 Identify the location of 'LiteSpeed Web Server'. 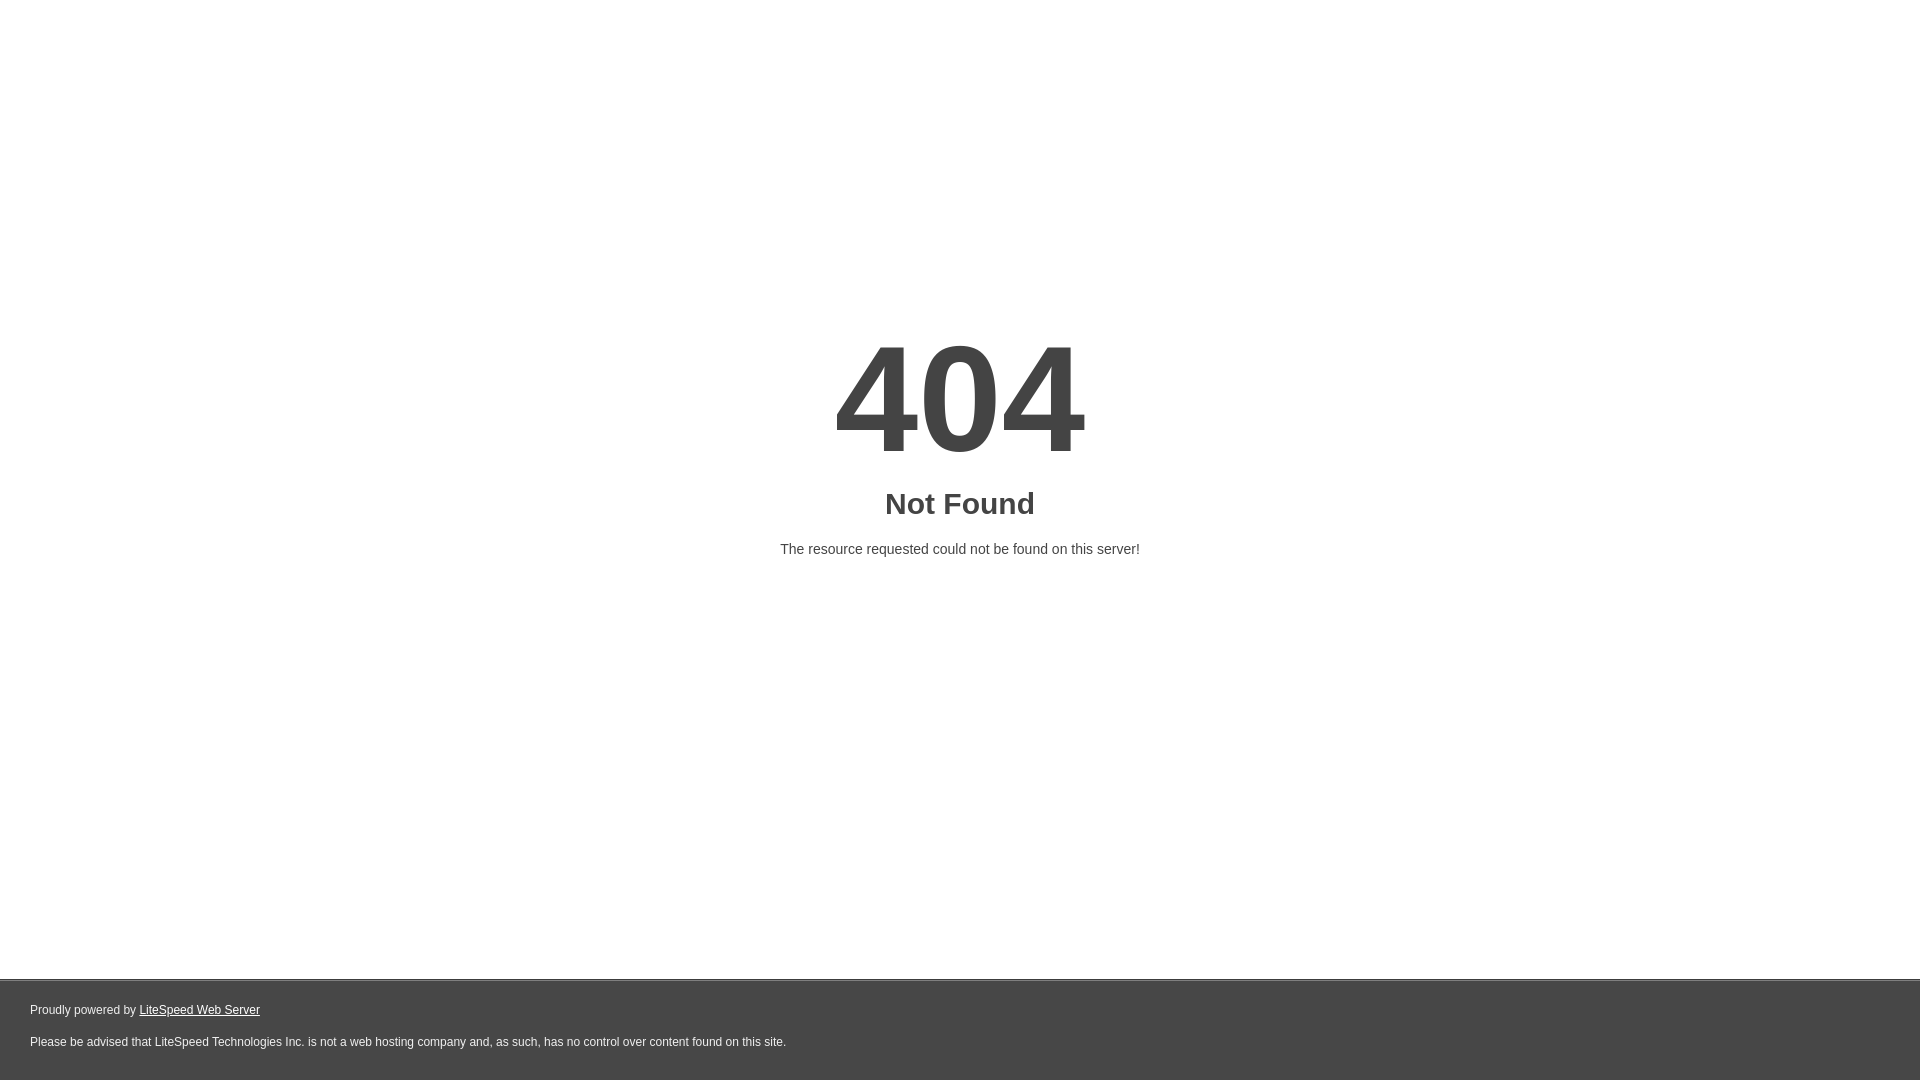
(199, 1010).